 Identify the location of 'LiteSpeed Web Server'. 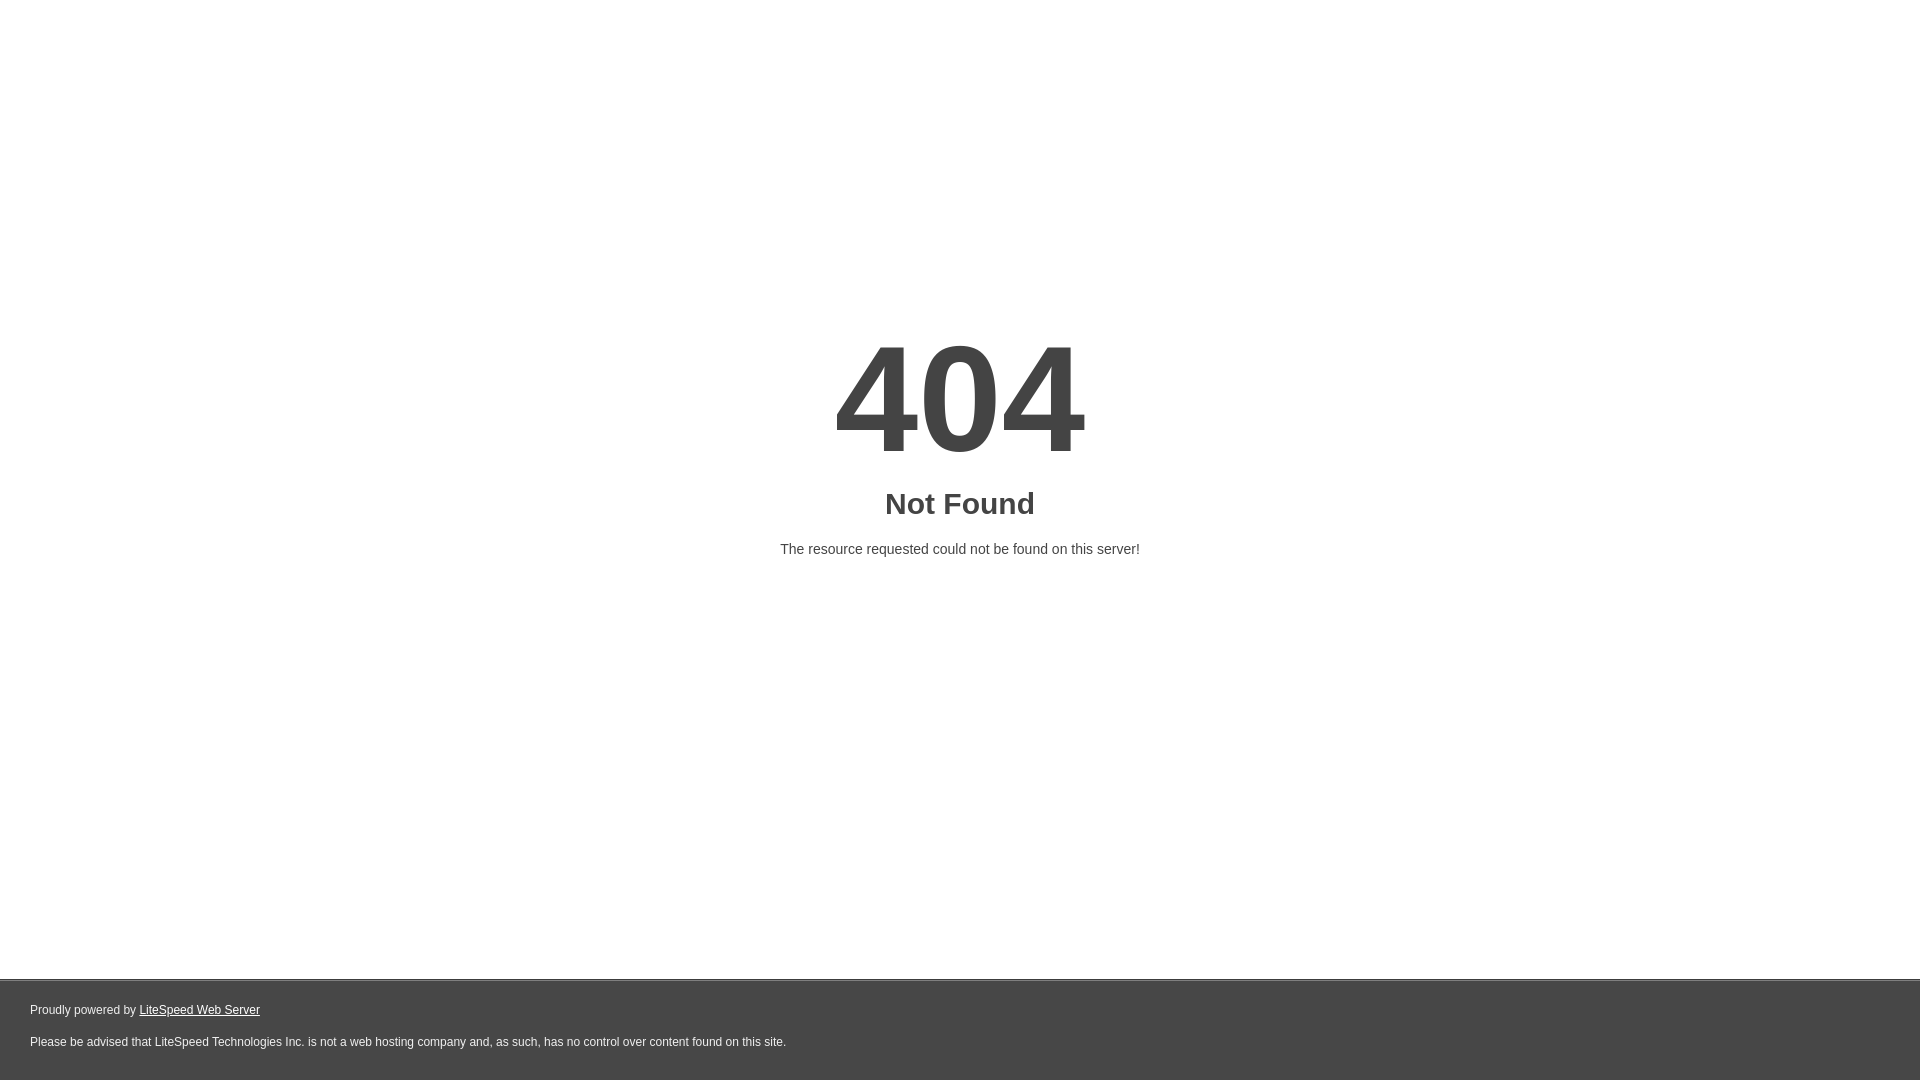
(199, 1010).